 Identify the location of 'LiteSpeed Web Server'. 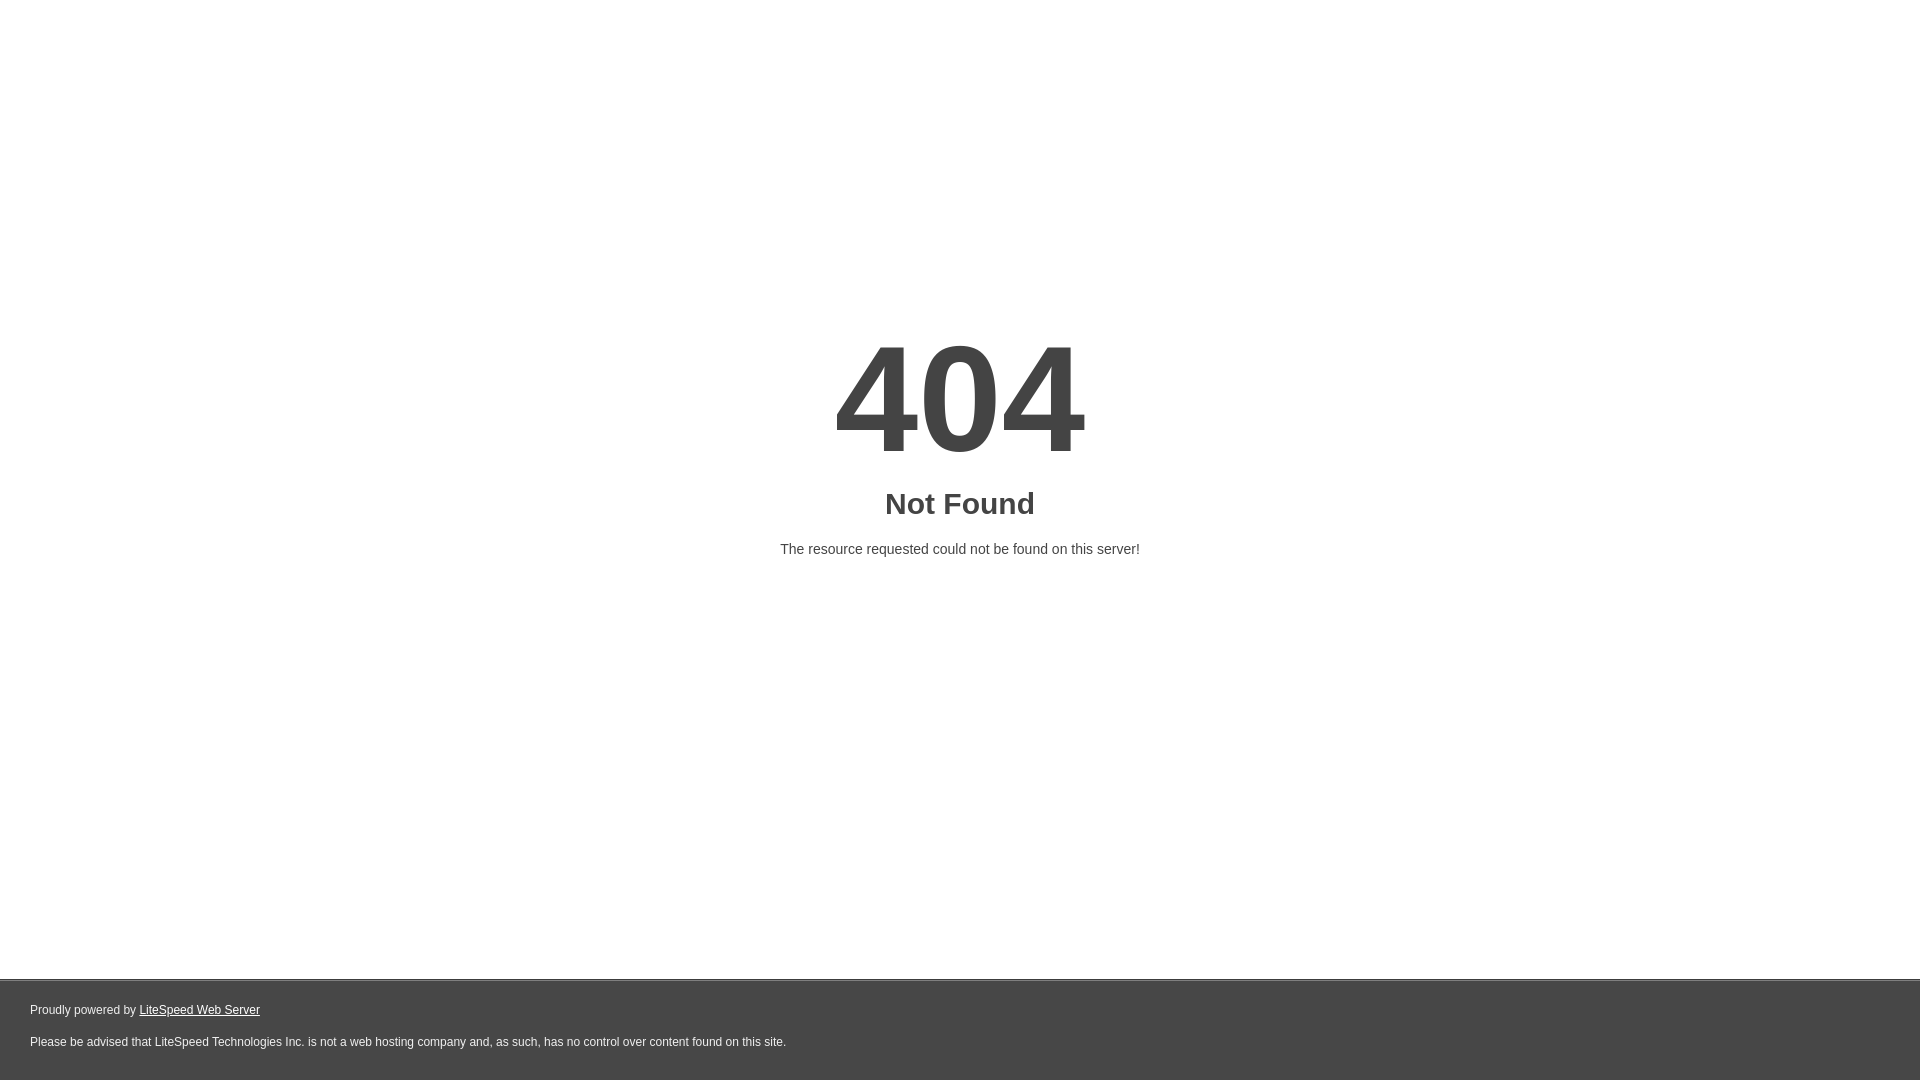
(199, 1010).